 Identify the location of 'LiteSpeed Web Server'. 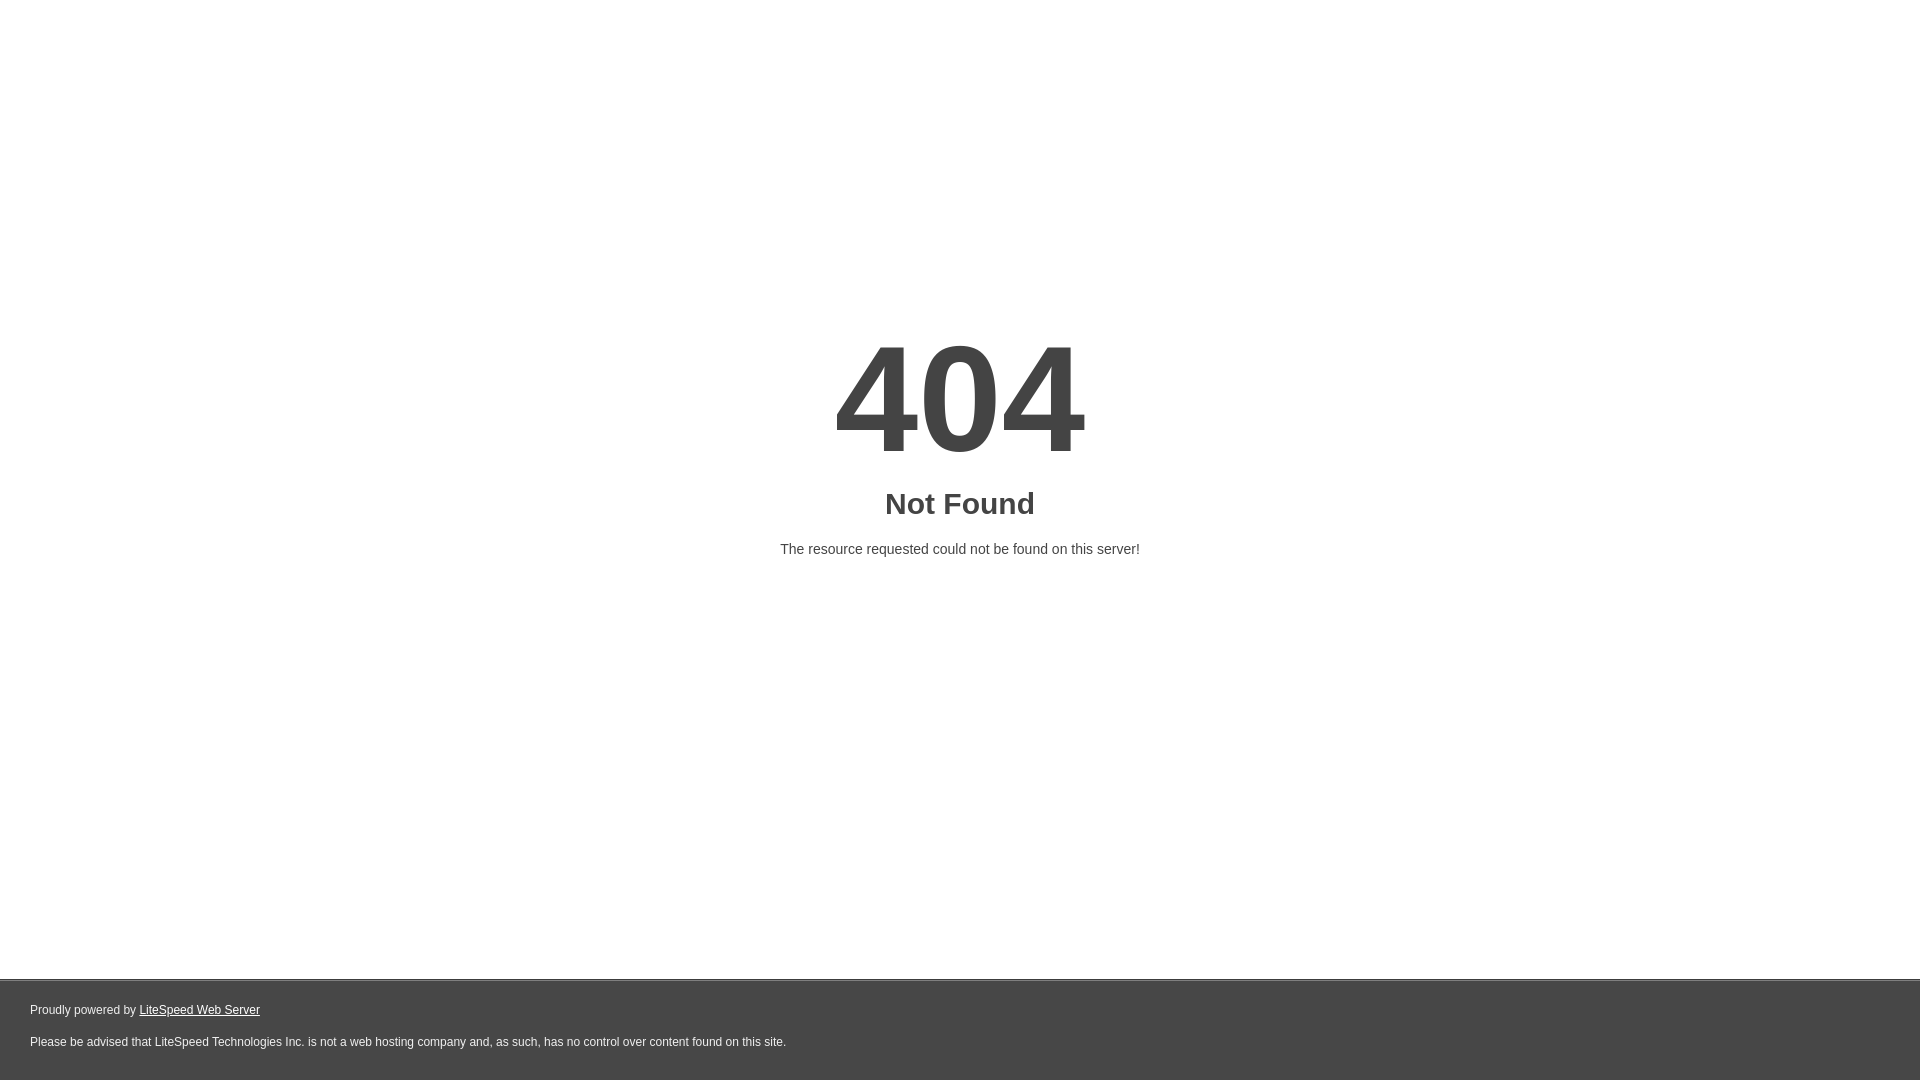
(199, 1010).